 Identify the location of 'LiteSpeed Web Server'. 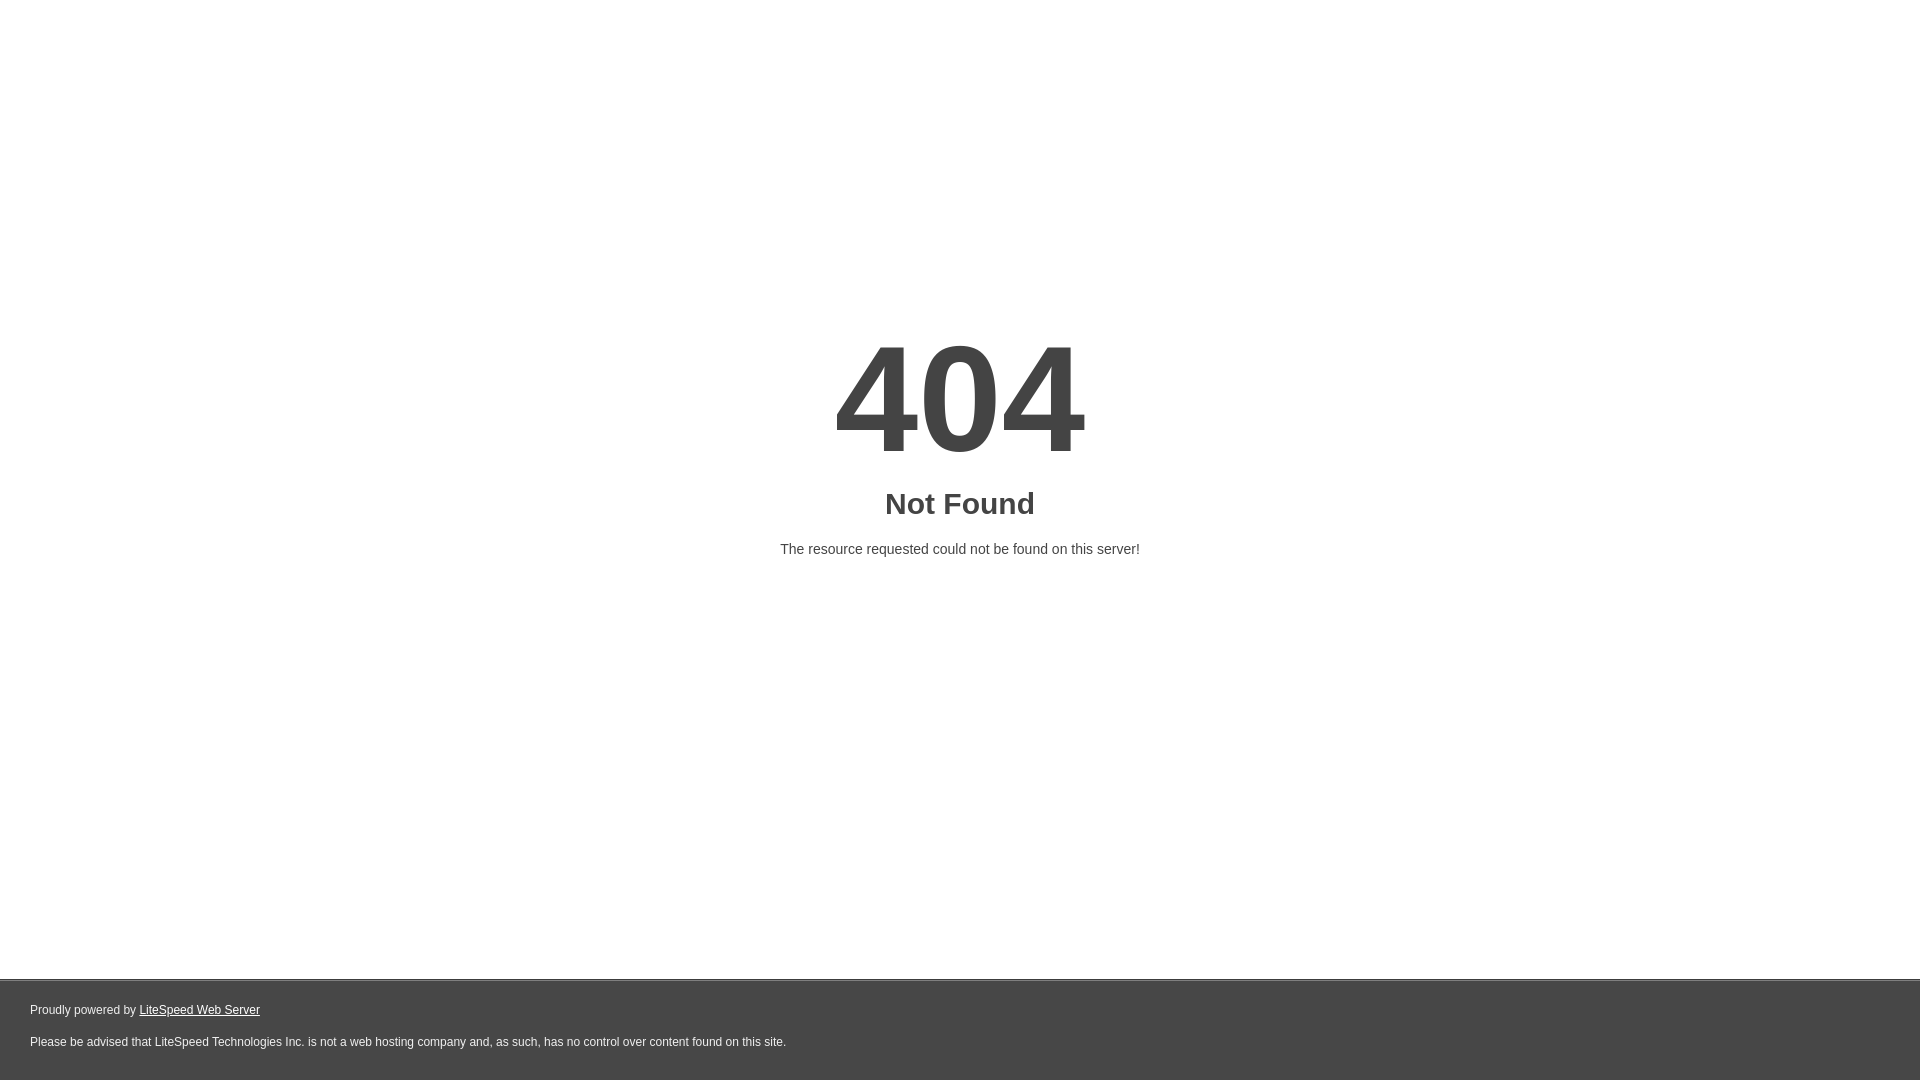
(199, 1010).